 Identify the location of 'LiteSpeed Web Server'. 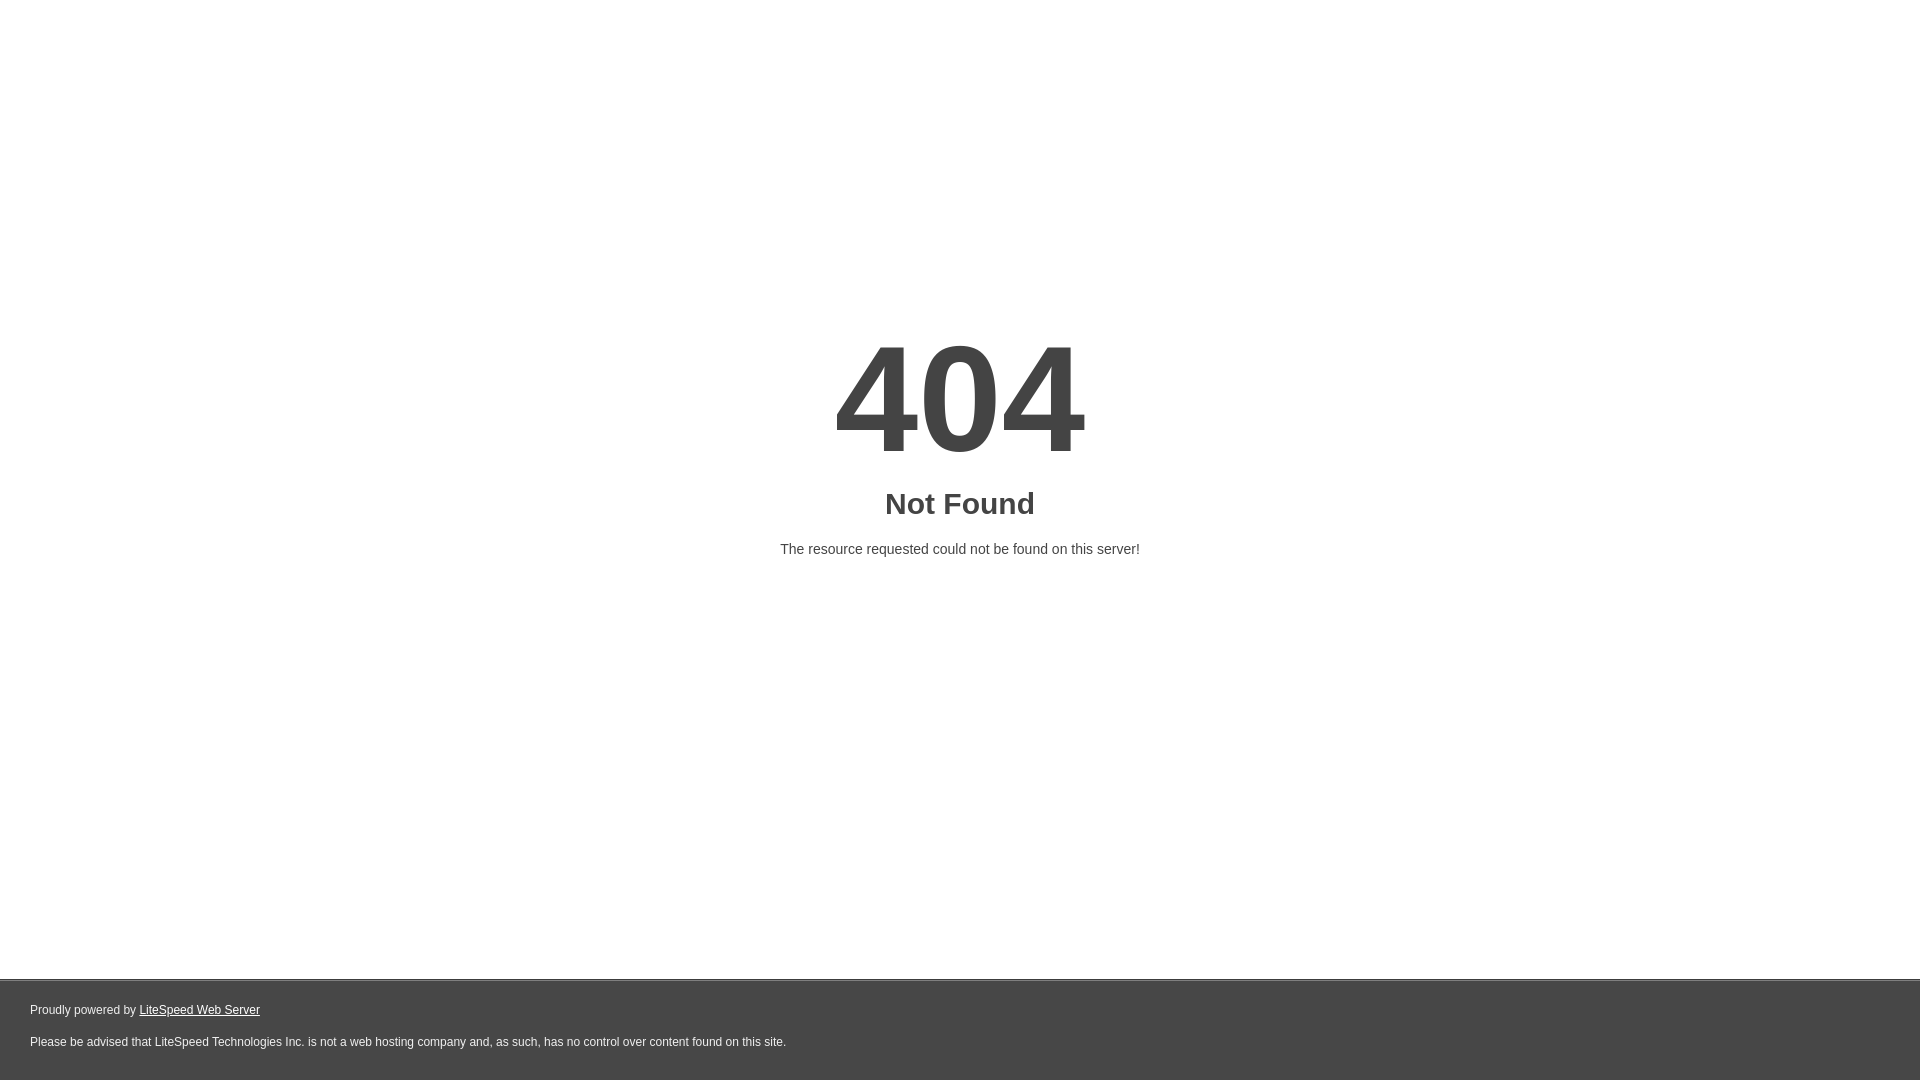
(199, 1010).